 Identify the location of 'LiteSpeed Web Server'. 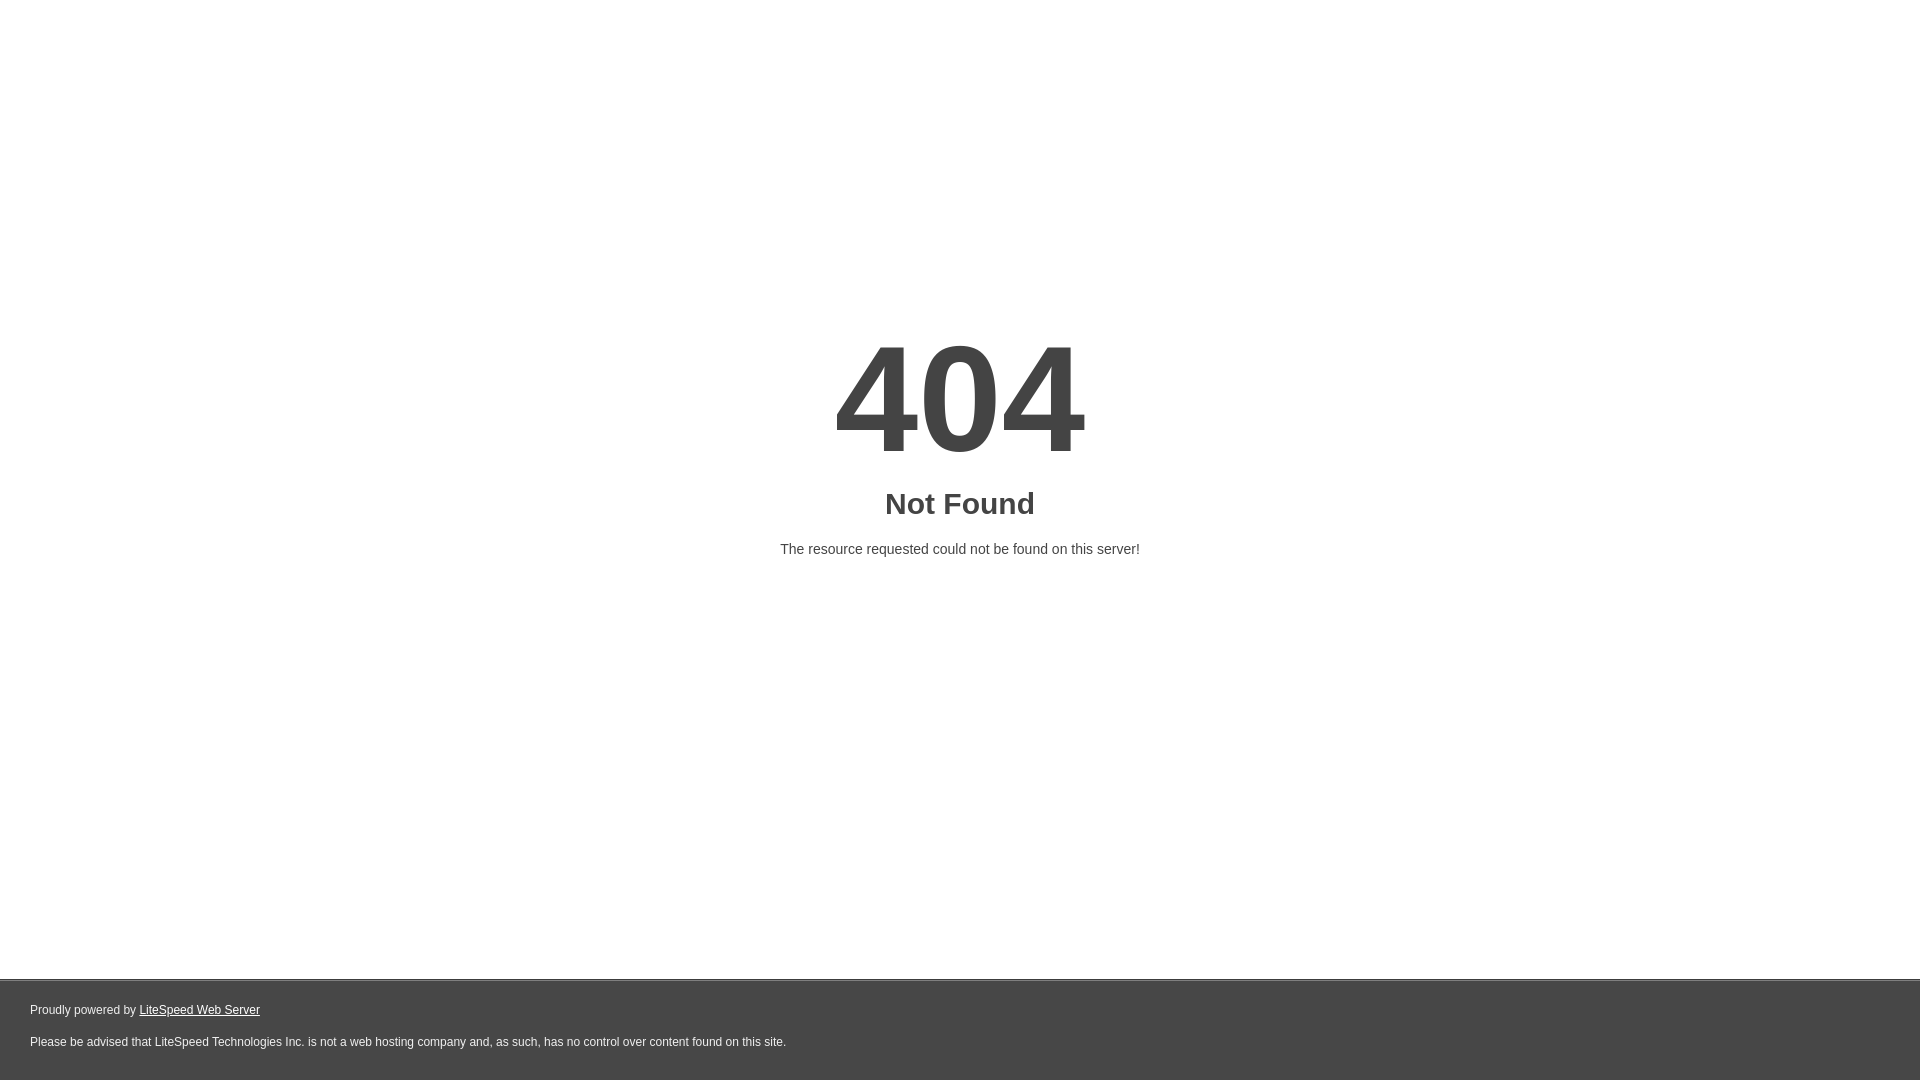
(199, 1010).